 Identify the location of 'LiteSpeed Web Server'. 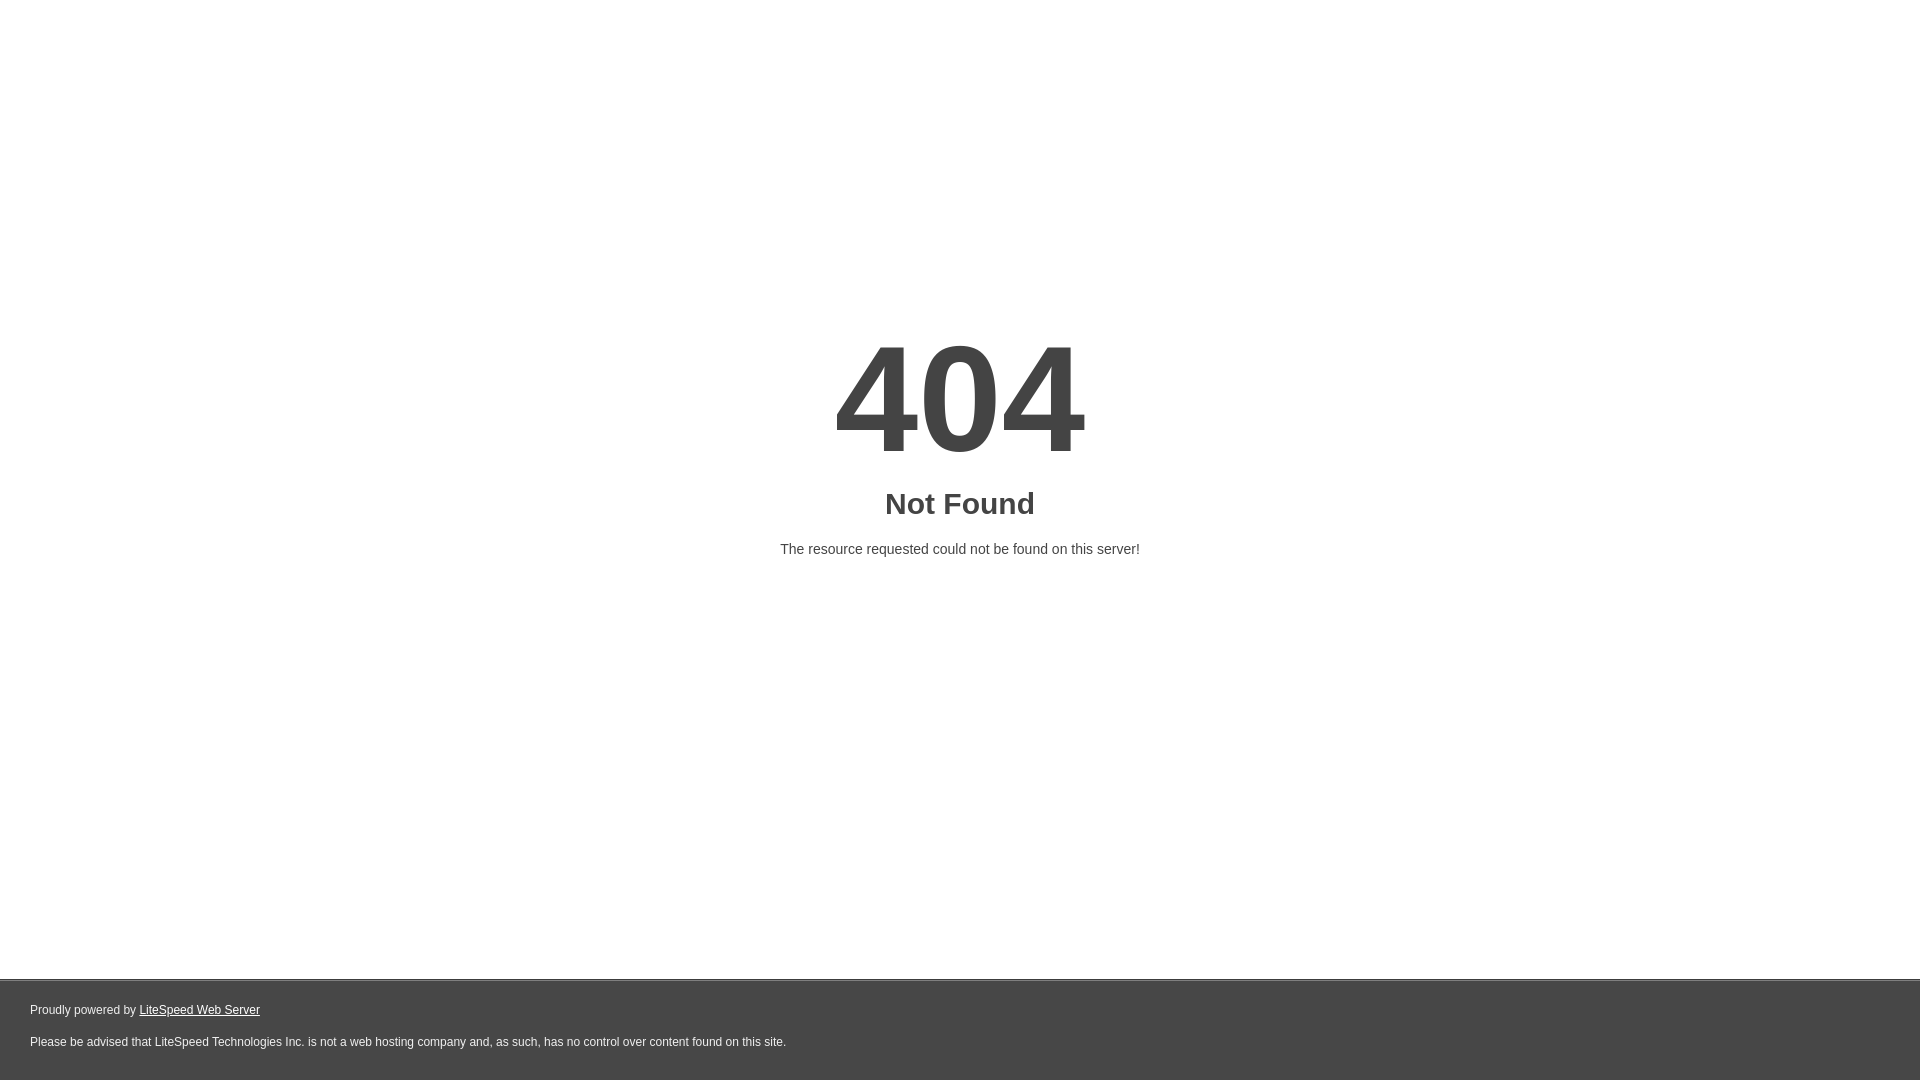
(199, 1010).